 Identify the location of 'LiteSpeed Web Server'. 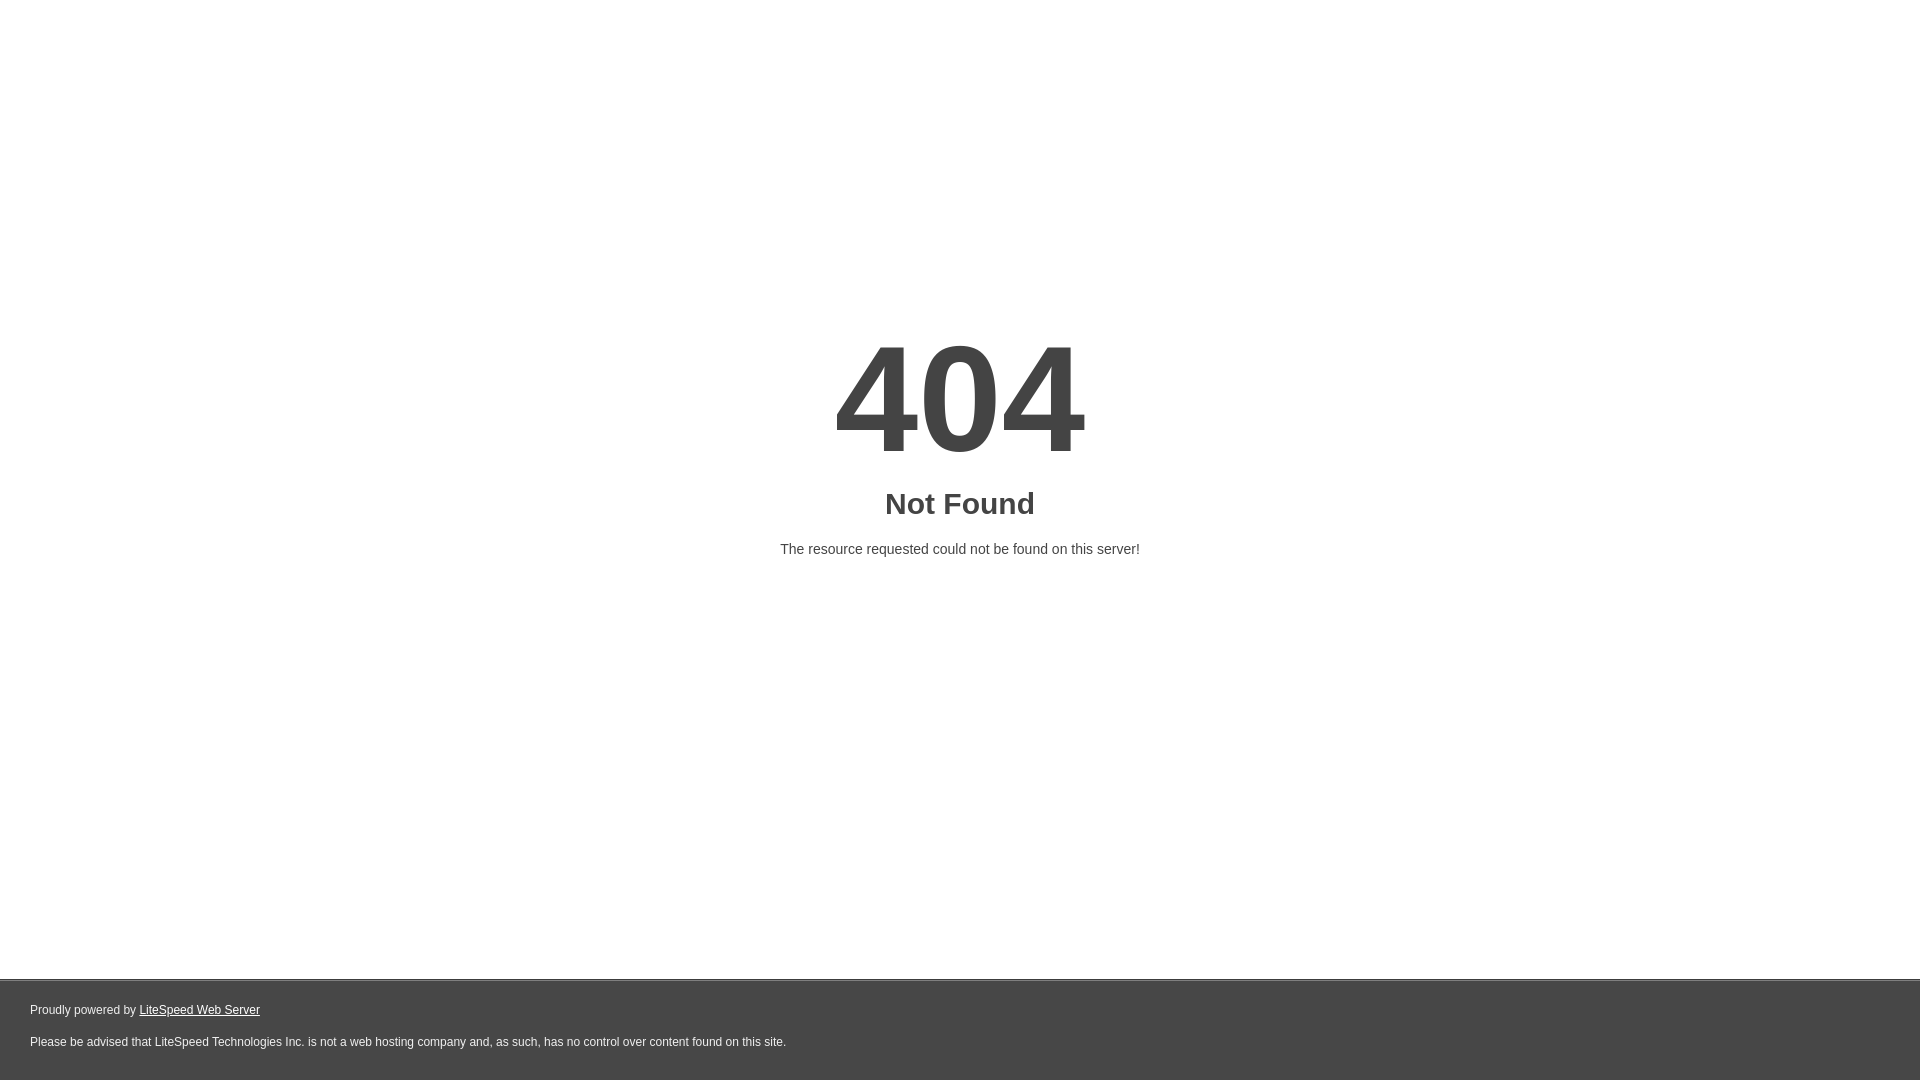
(199, 1010).